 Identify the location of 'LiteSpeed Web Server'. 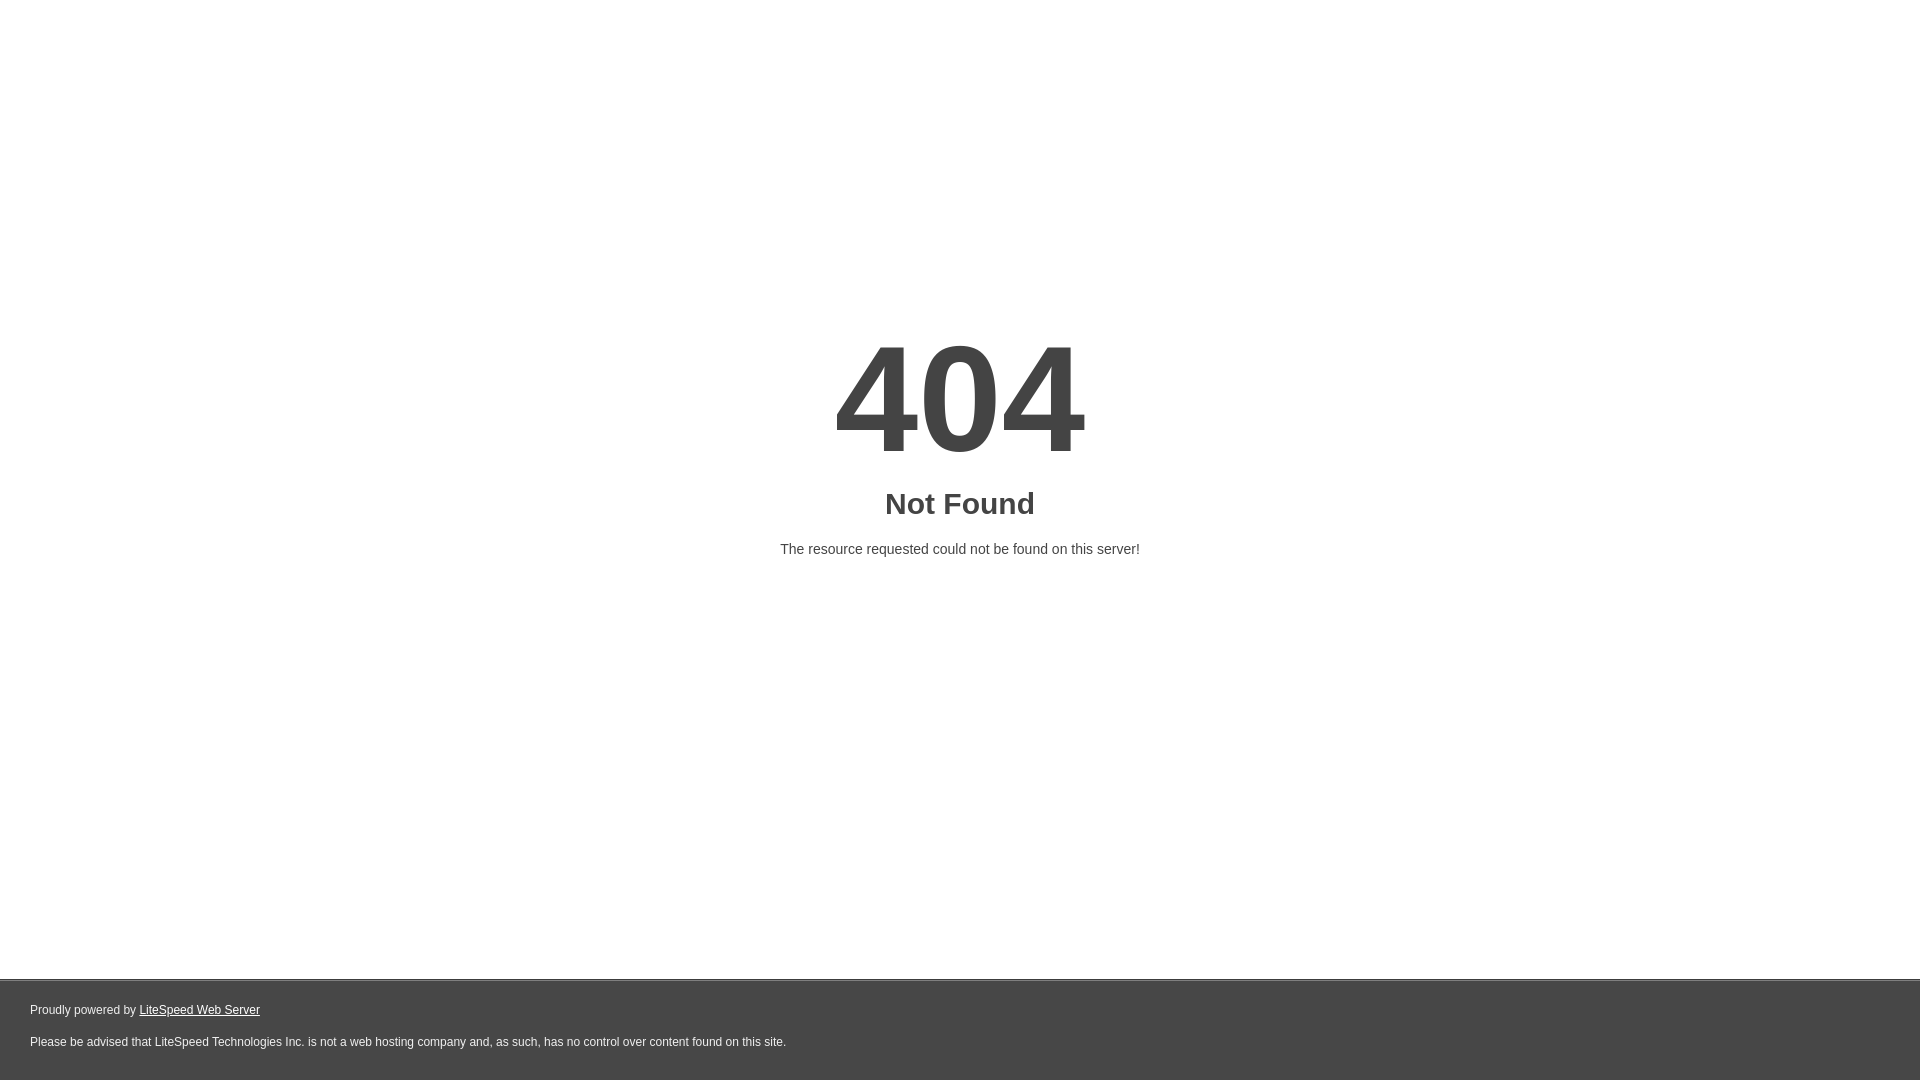
(199, 1010).